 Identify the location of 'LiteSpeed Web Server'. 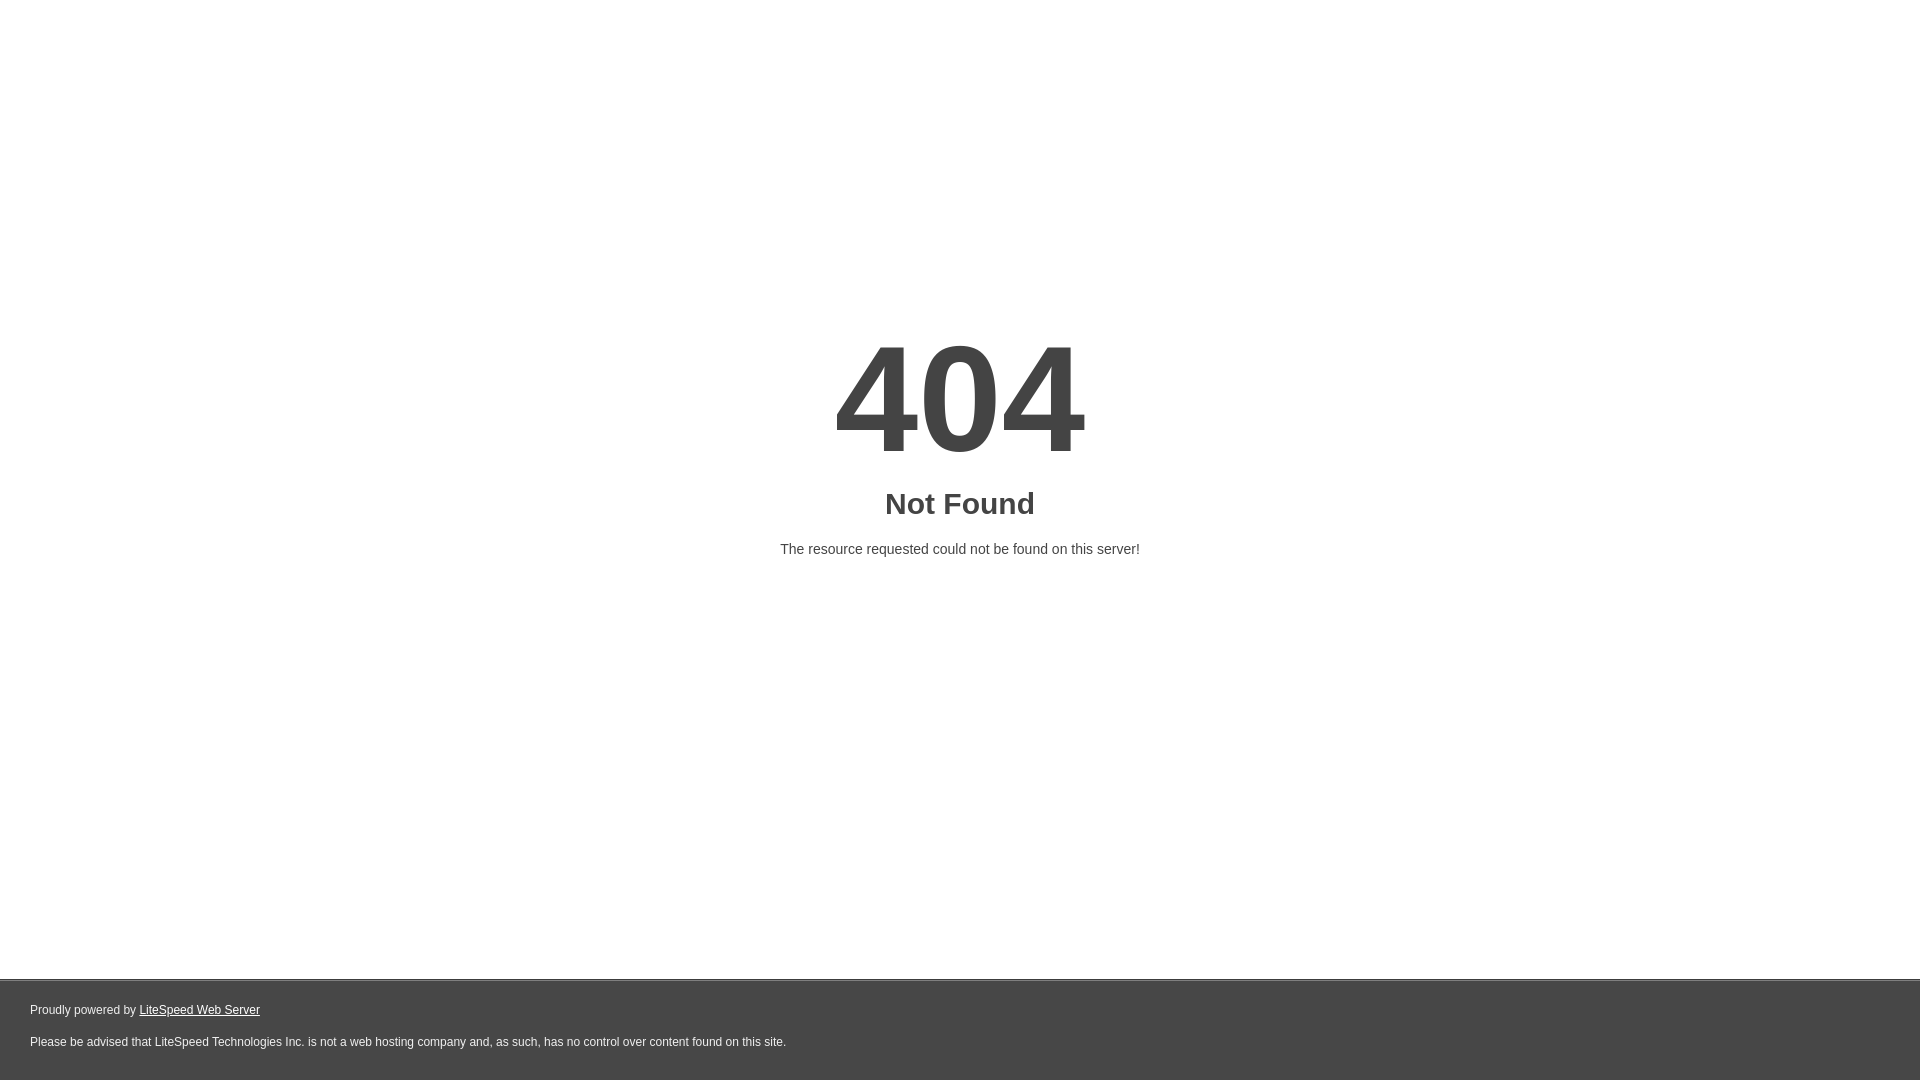
(199, 1010).